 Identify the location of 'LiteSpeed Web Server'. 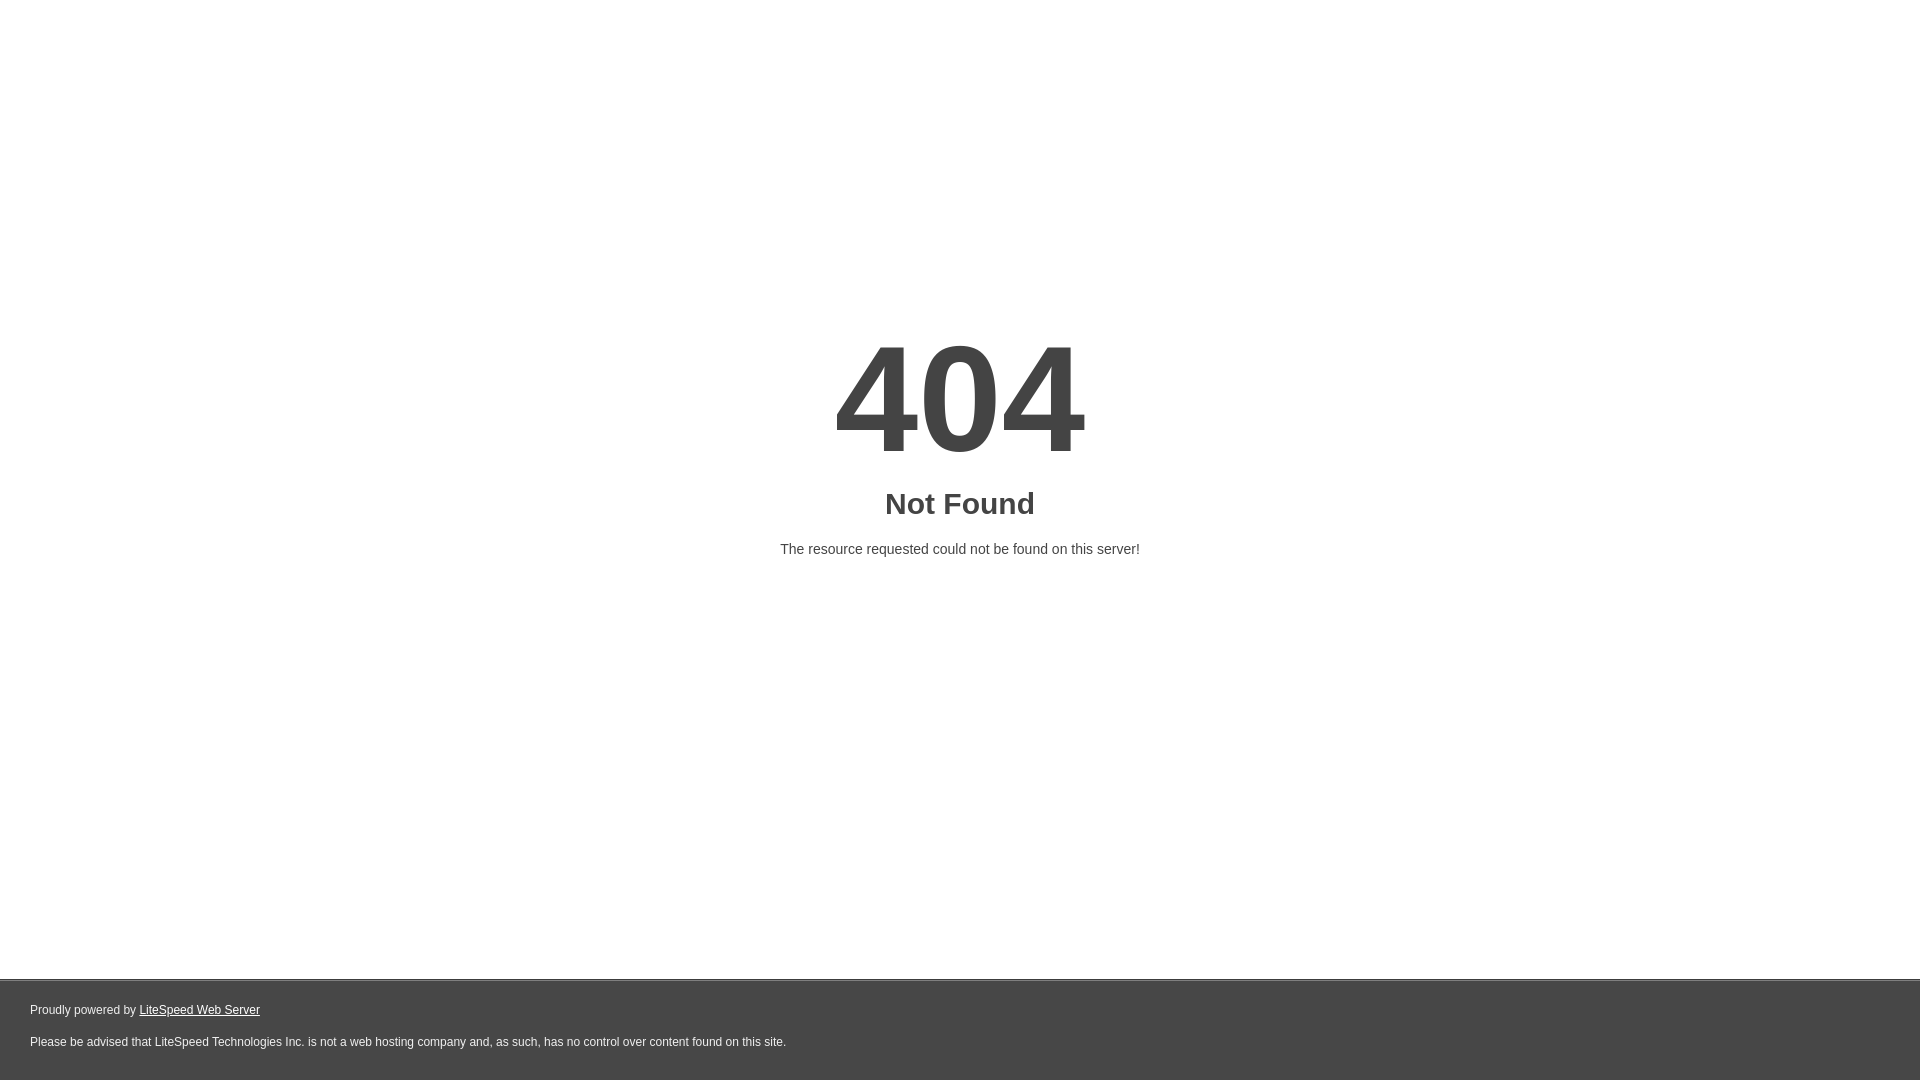
(199, 1010).